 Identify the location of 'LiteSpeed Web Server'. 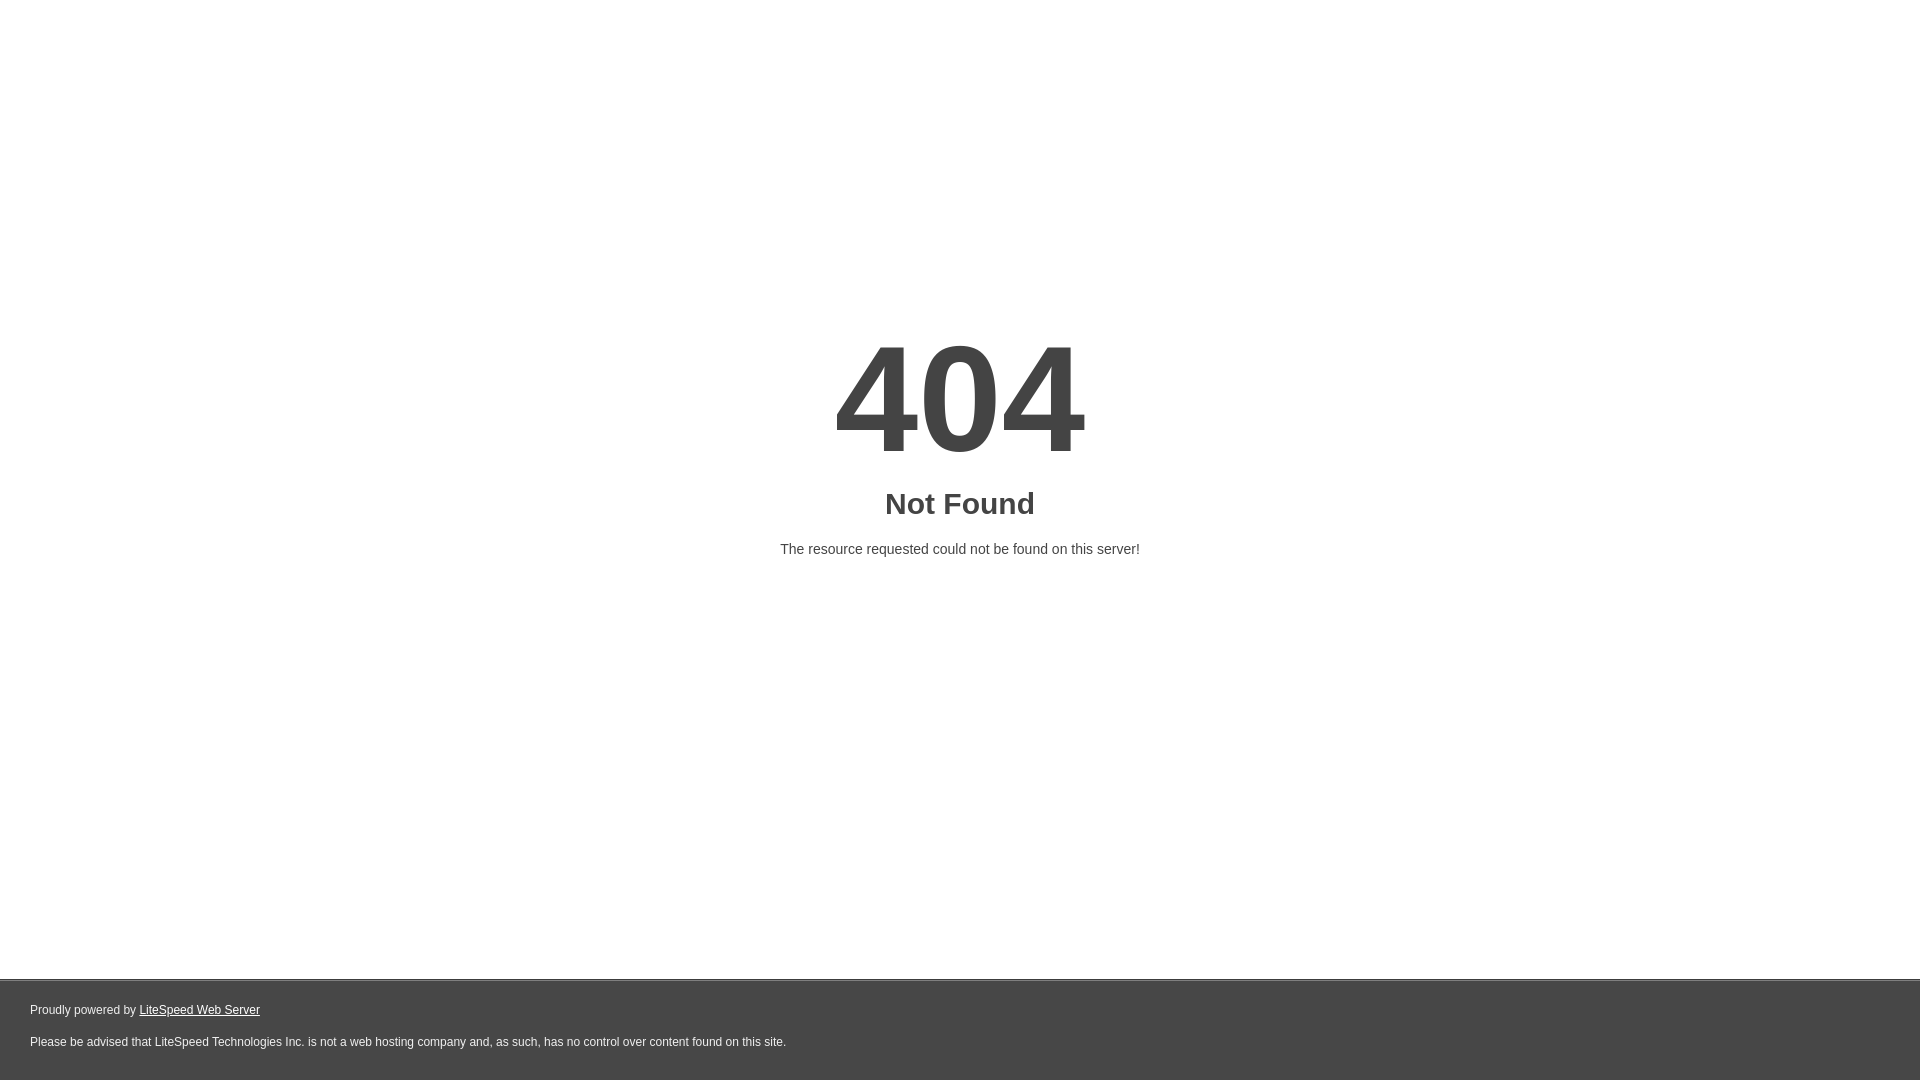
(199, 1010).